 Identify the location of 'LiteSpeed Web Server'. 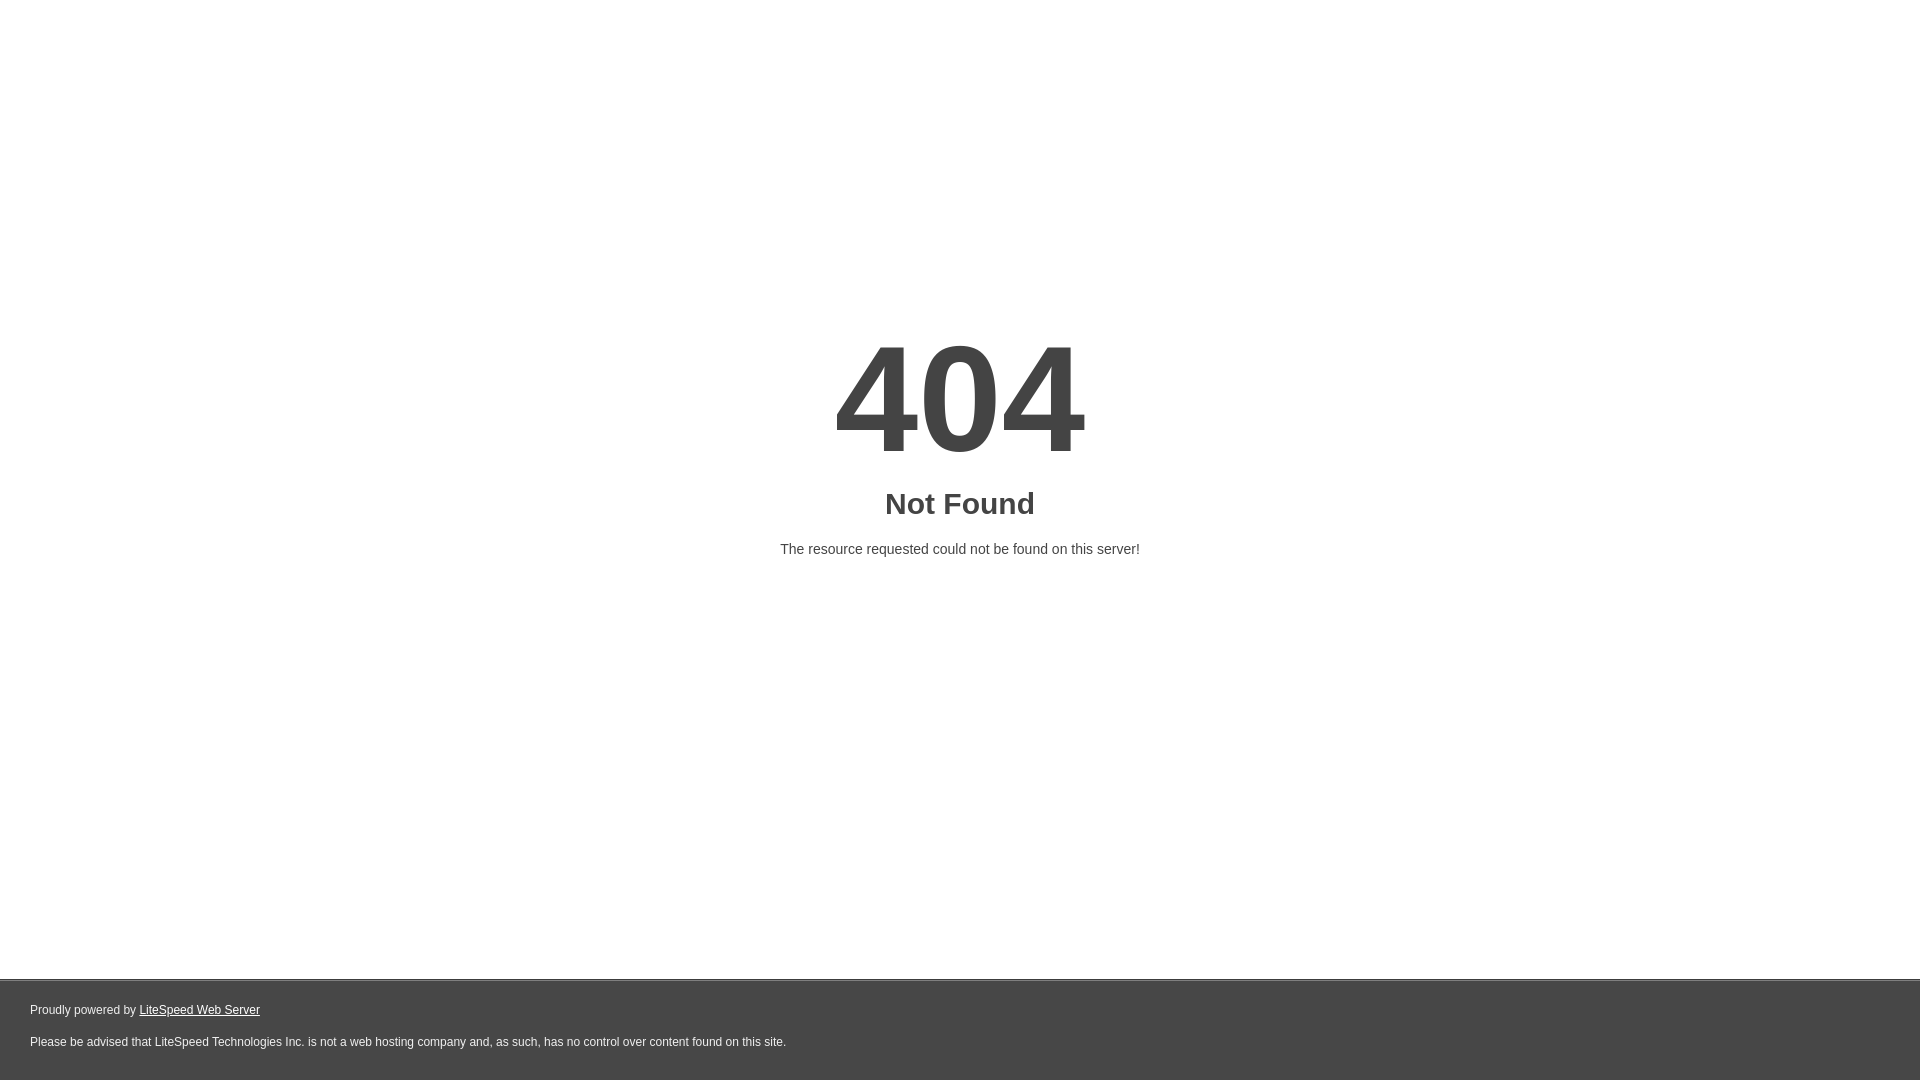
(199, 1010).